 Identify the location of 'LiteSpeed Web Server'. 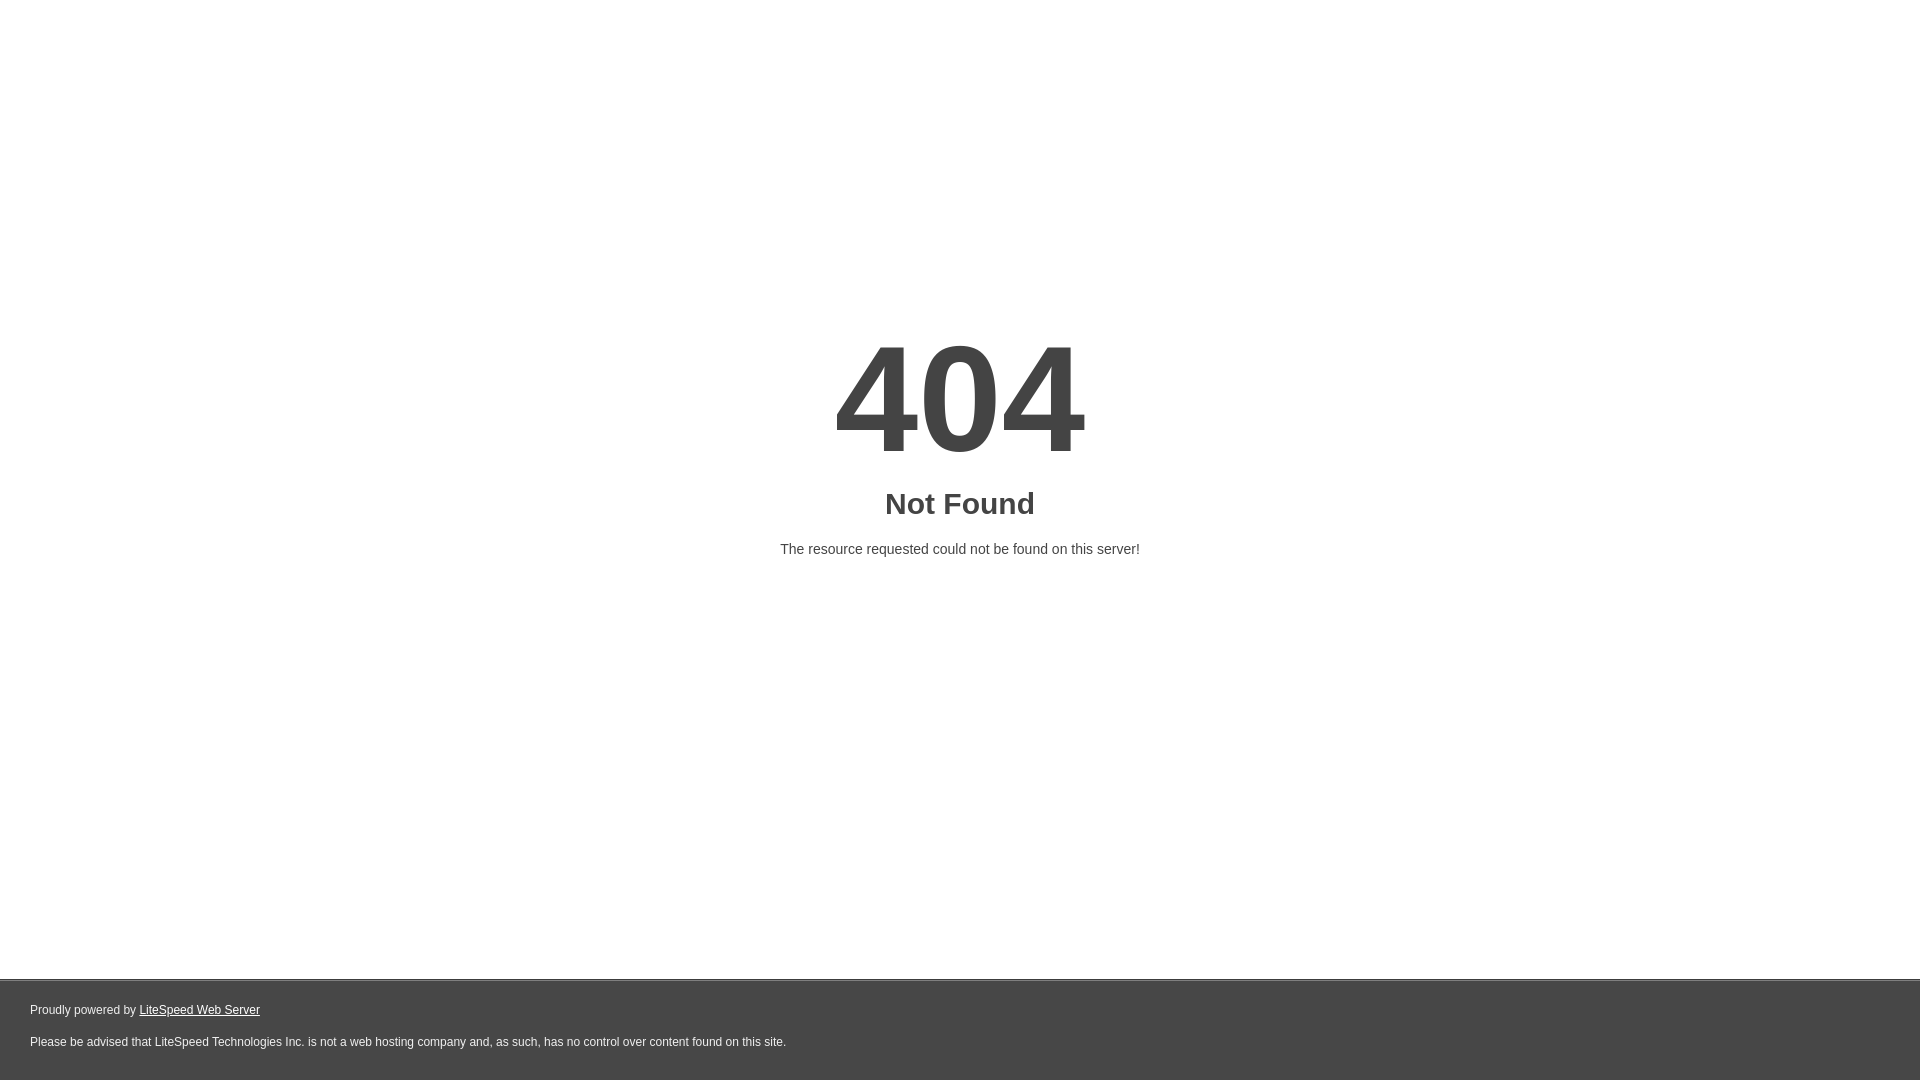
(199, 1010).